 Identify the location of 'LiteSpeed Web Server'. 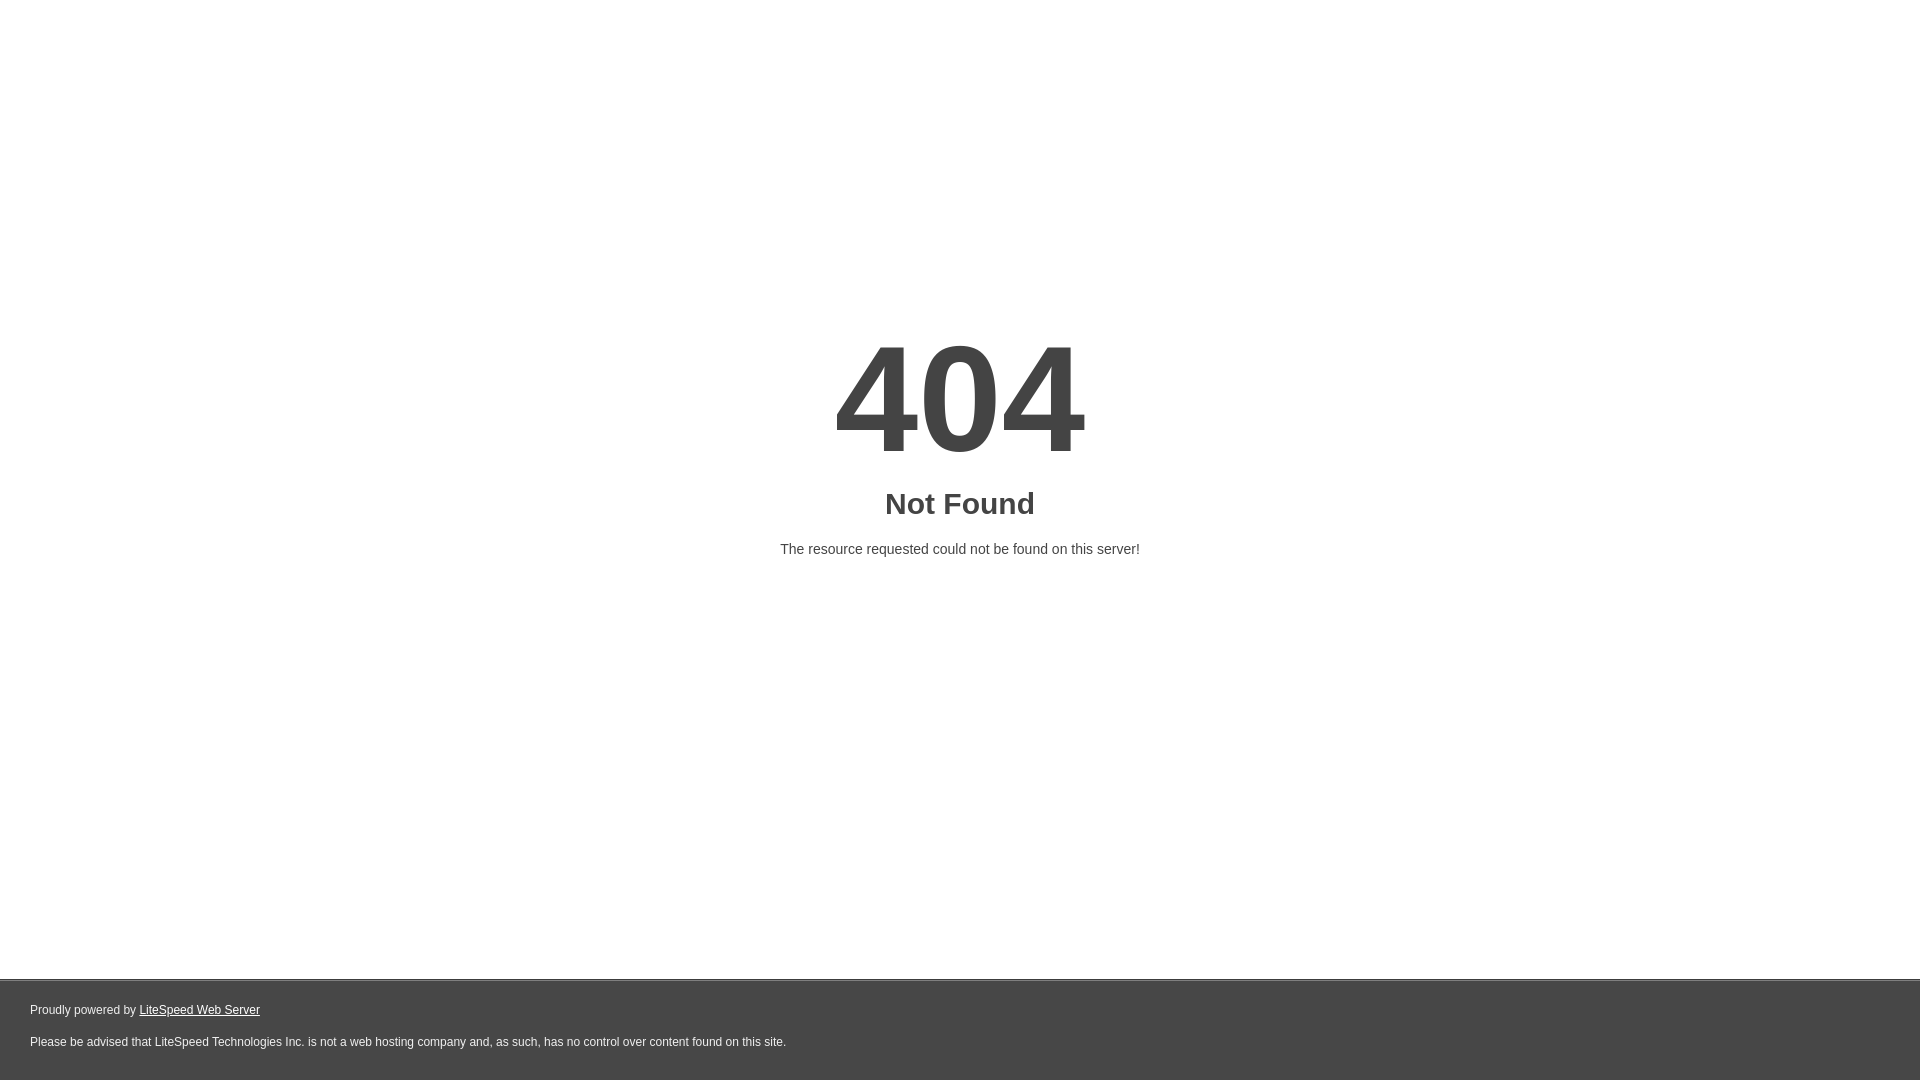
(199, 1010).